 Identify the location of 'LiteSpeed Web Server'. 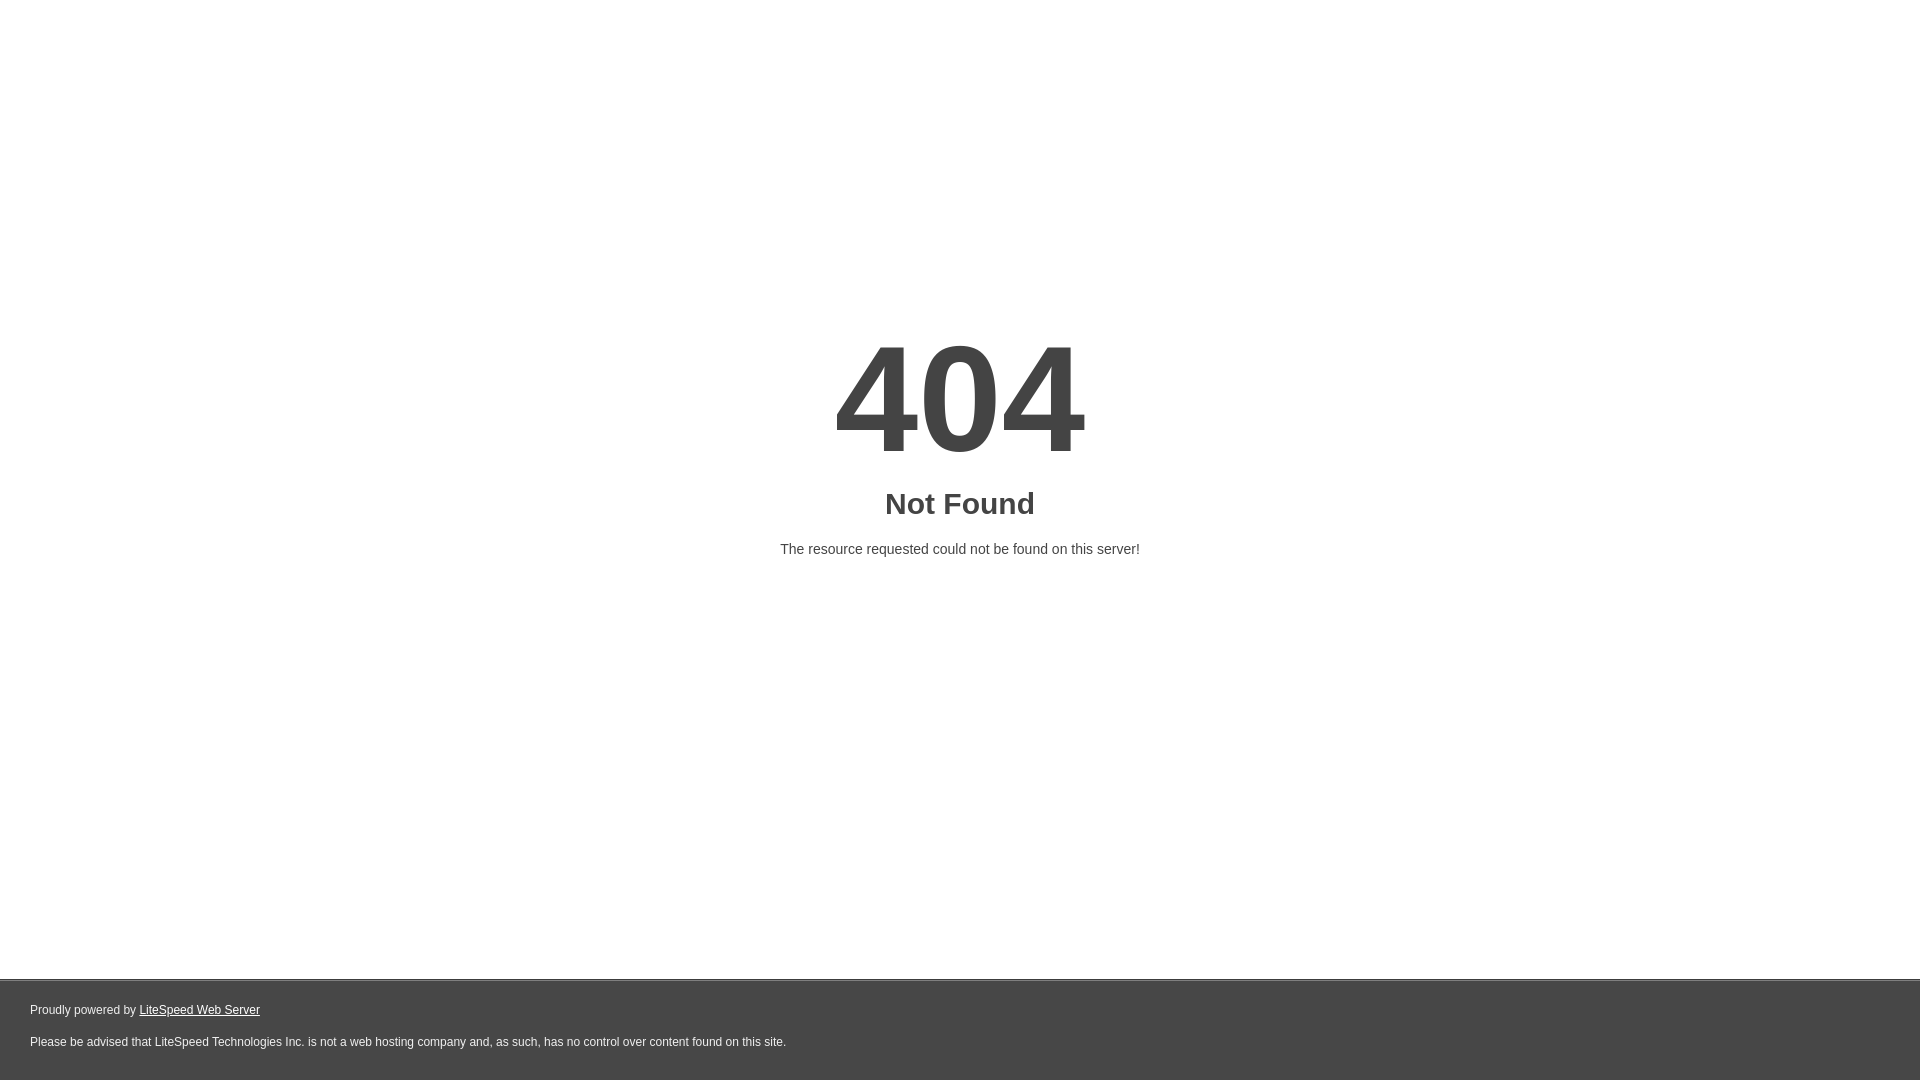
(199, 1010).